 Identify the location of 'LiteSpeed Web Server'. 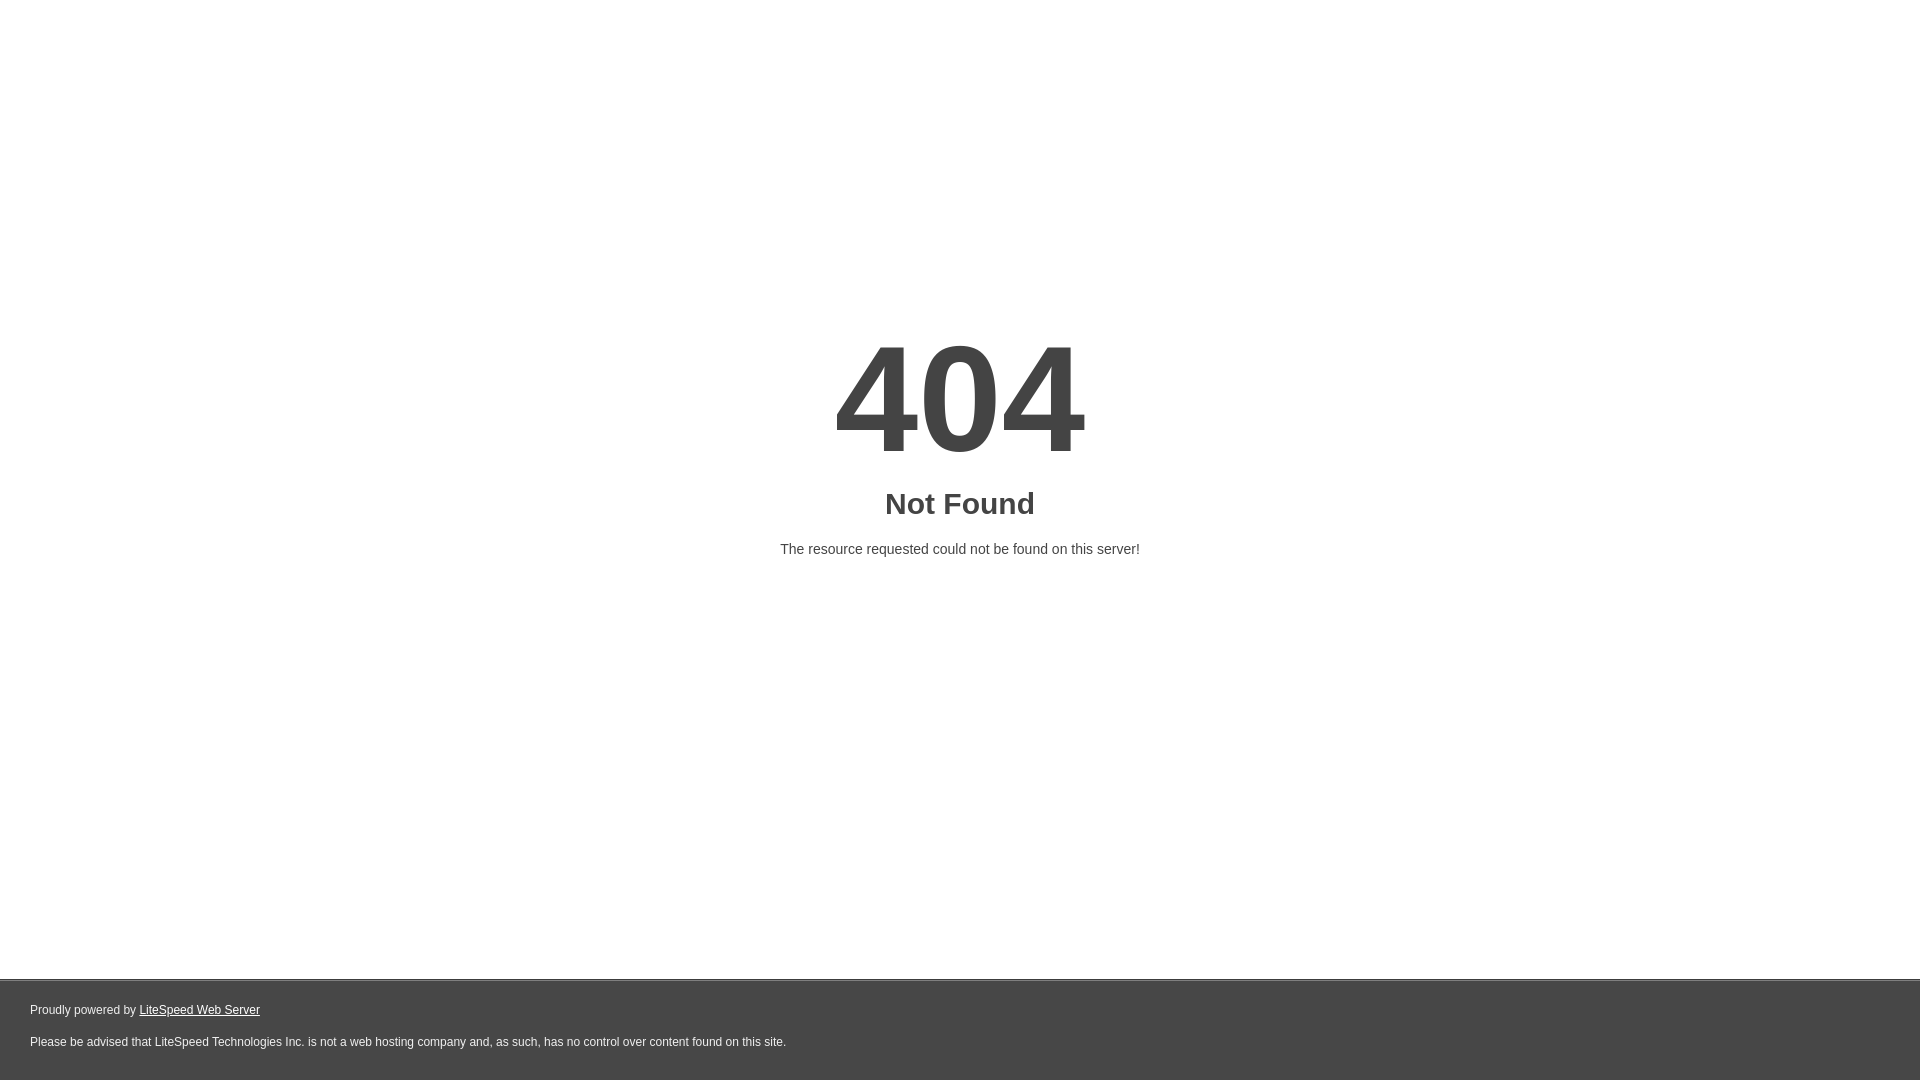
(199, 1010).